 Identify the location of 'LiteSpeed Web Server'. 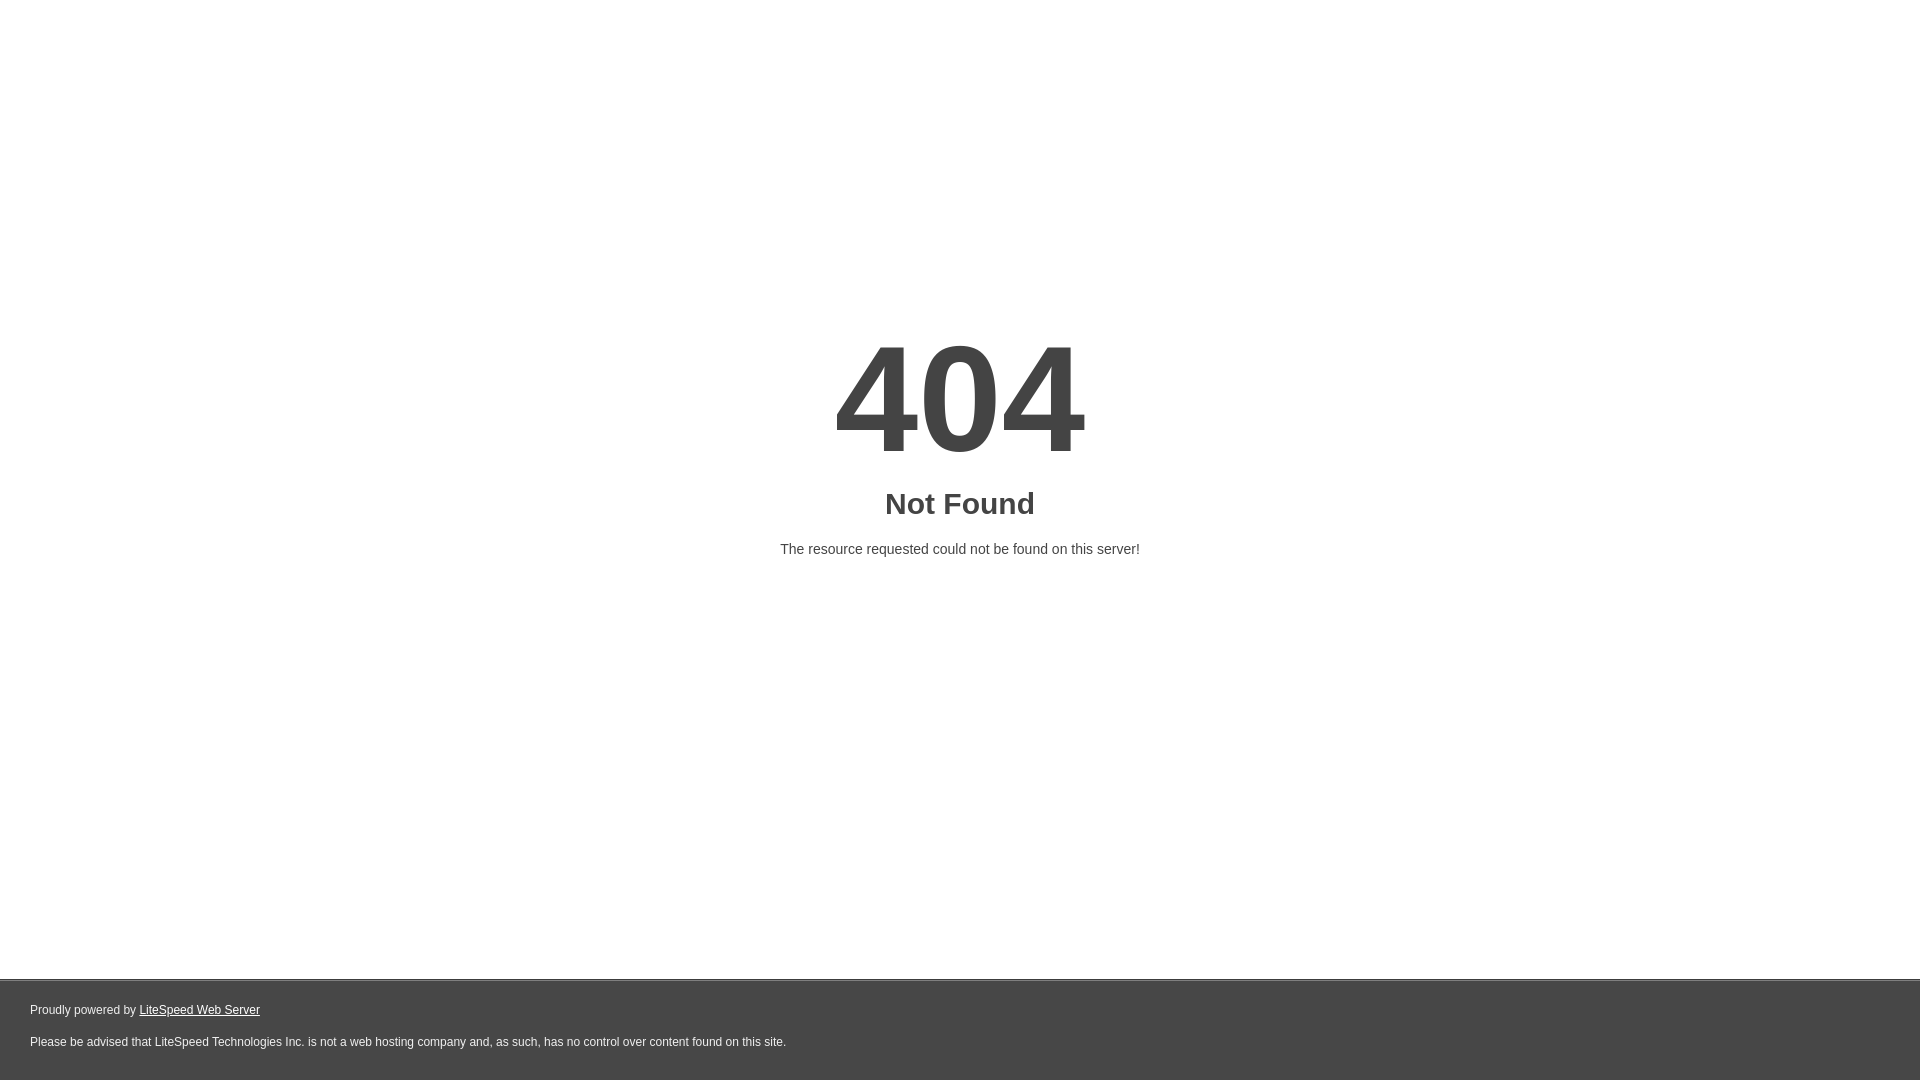
(199, 1010).